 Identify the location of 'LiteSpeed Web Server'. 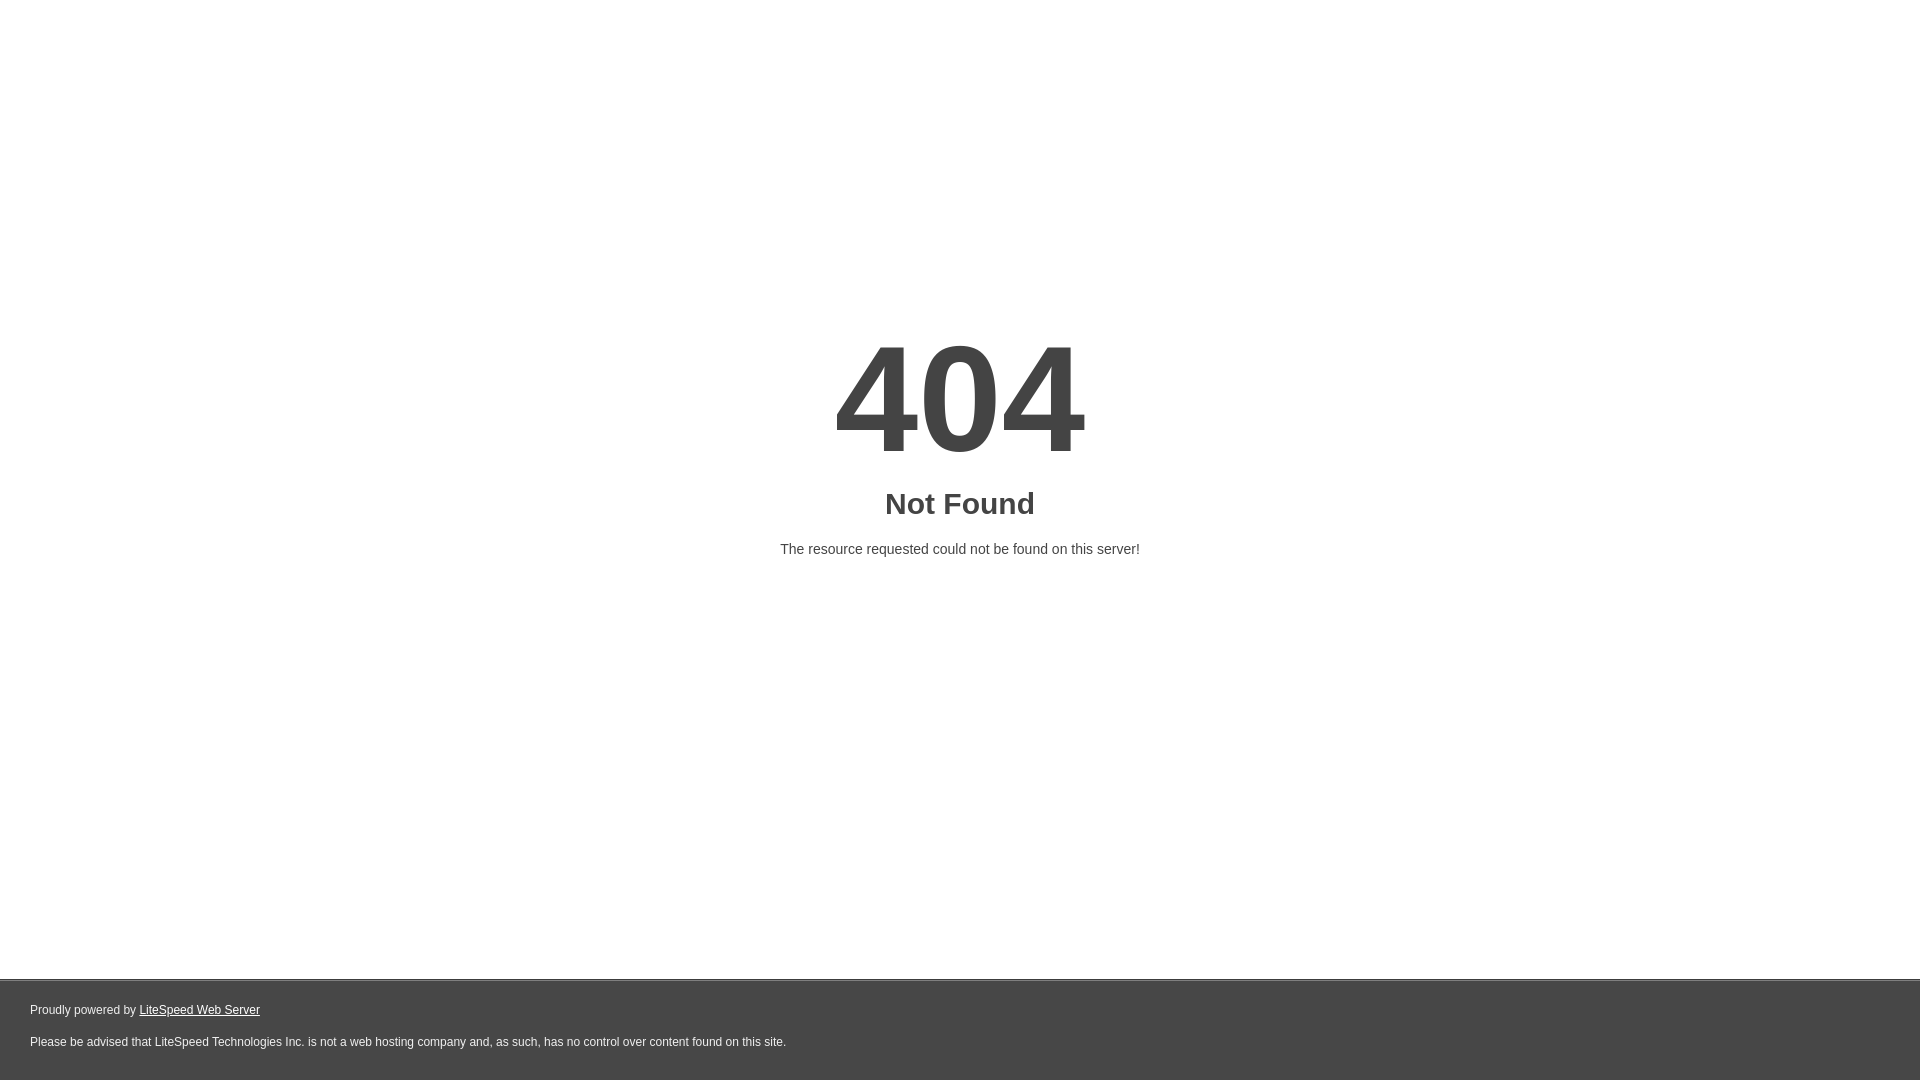
(199, 1010).